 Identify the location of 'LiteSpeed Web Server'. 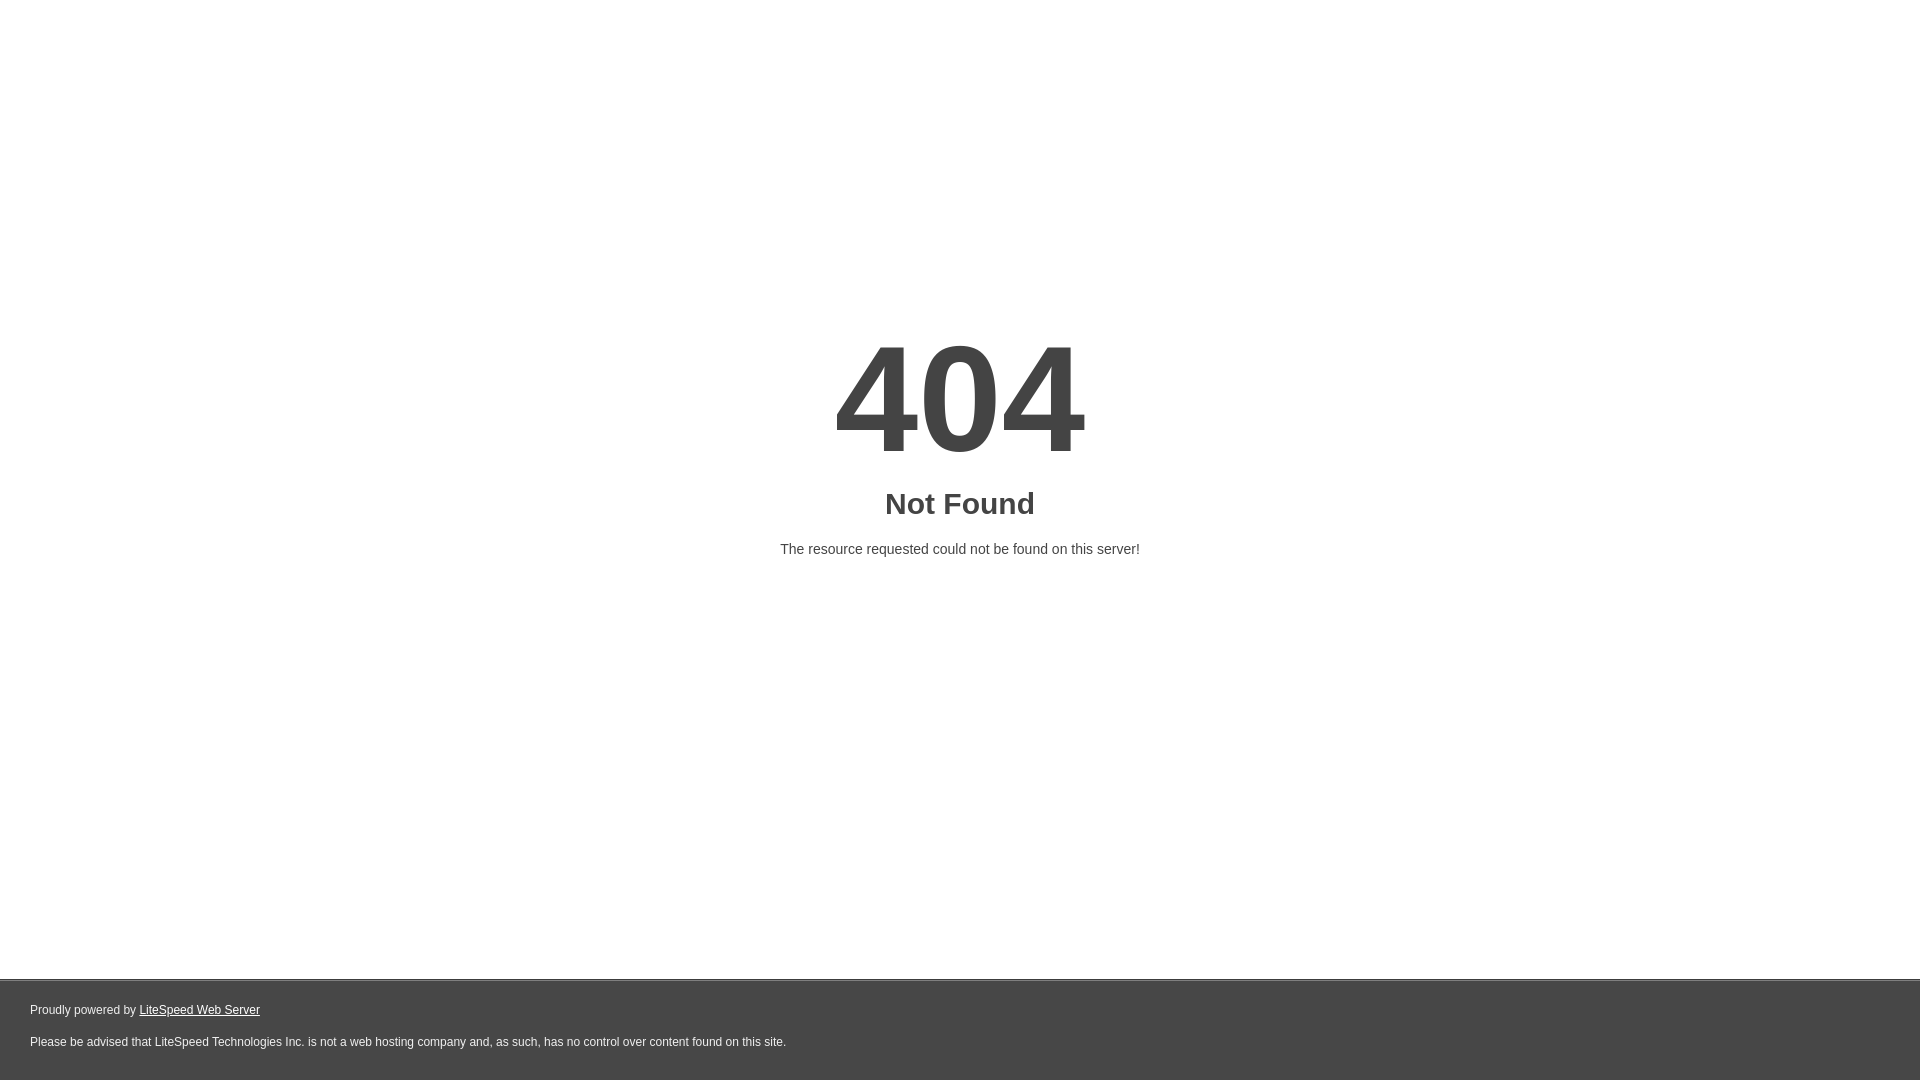
(199, 1010).